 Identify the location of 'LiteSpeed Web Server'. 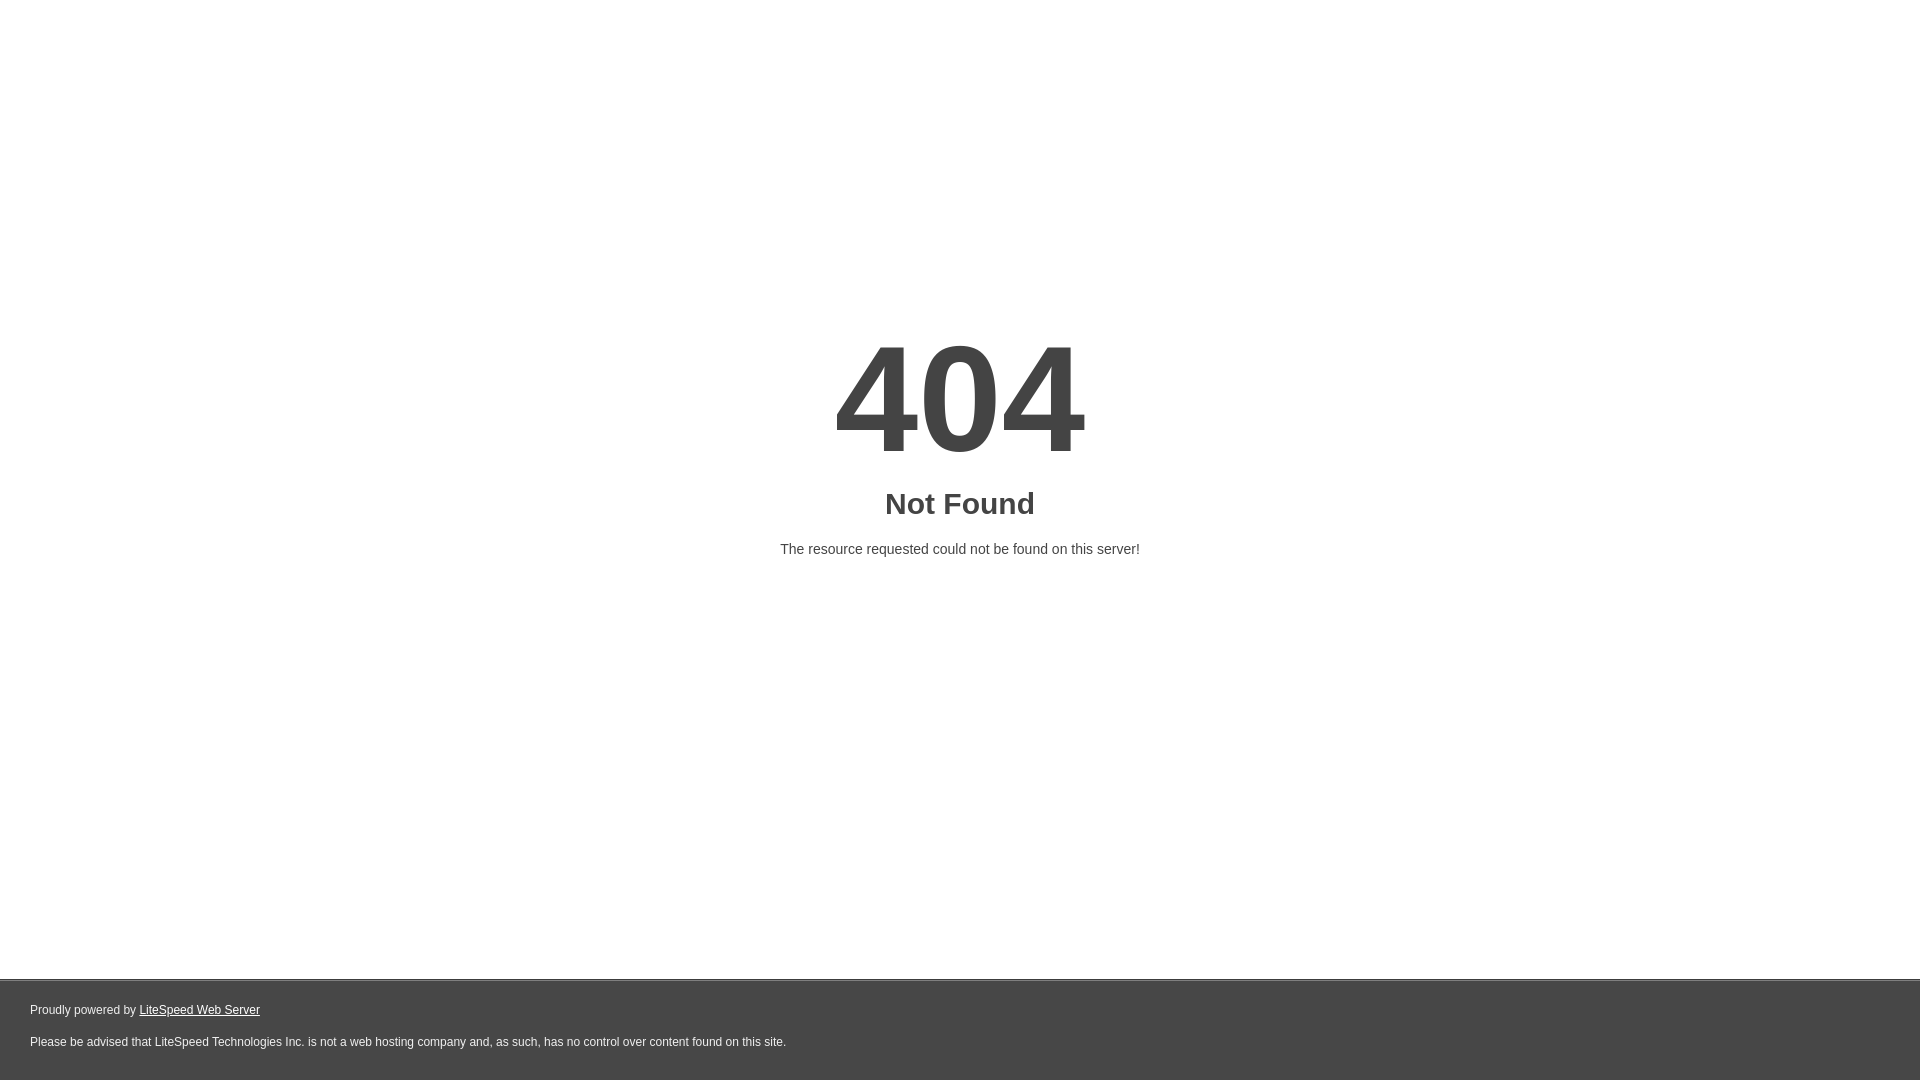
(199, 1010).